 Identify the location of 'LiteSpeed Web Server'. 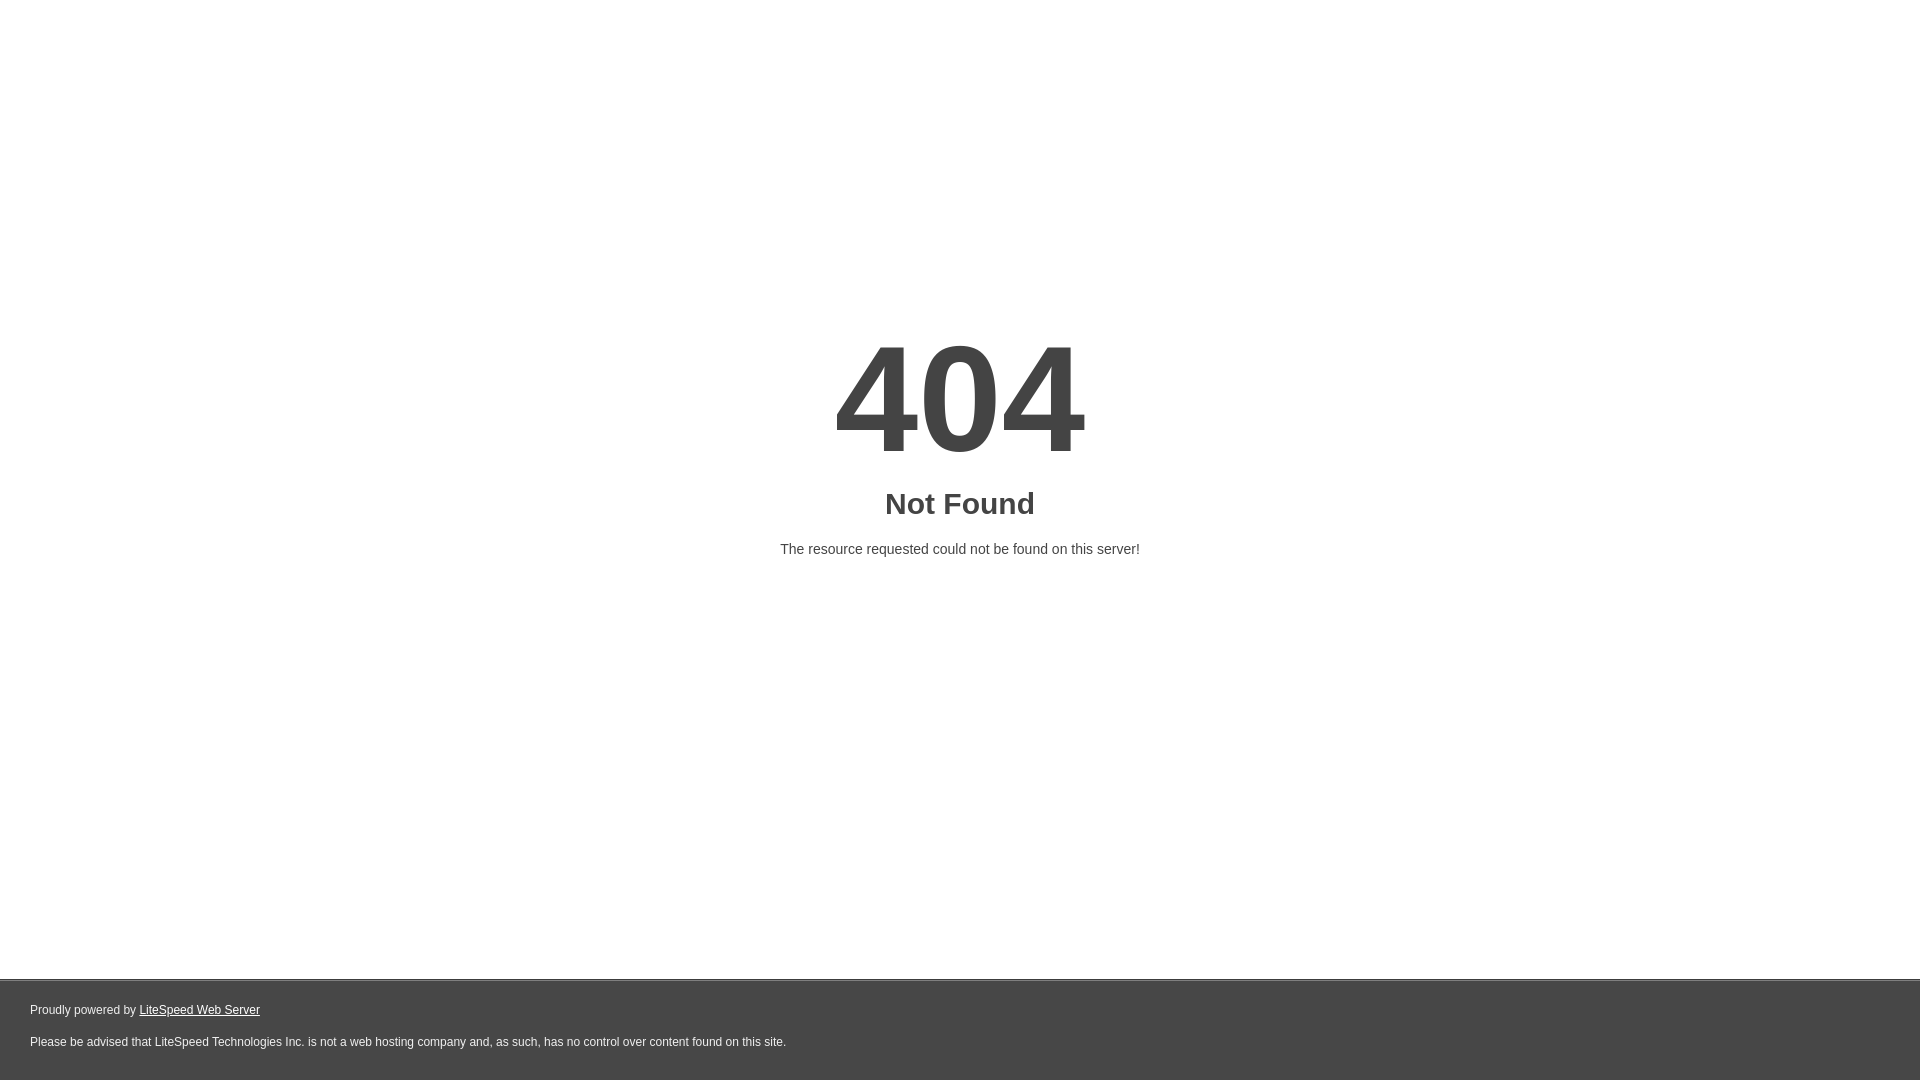
(199, 1010).